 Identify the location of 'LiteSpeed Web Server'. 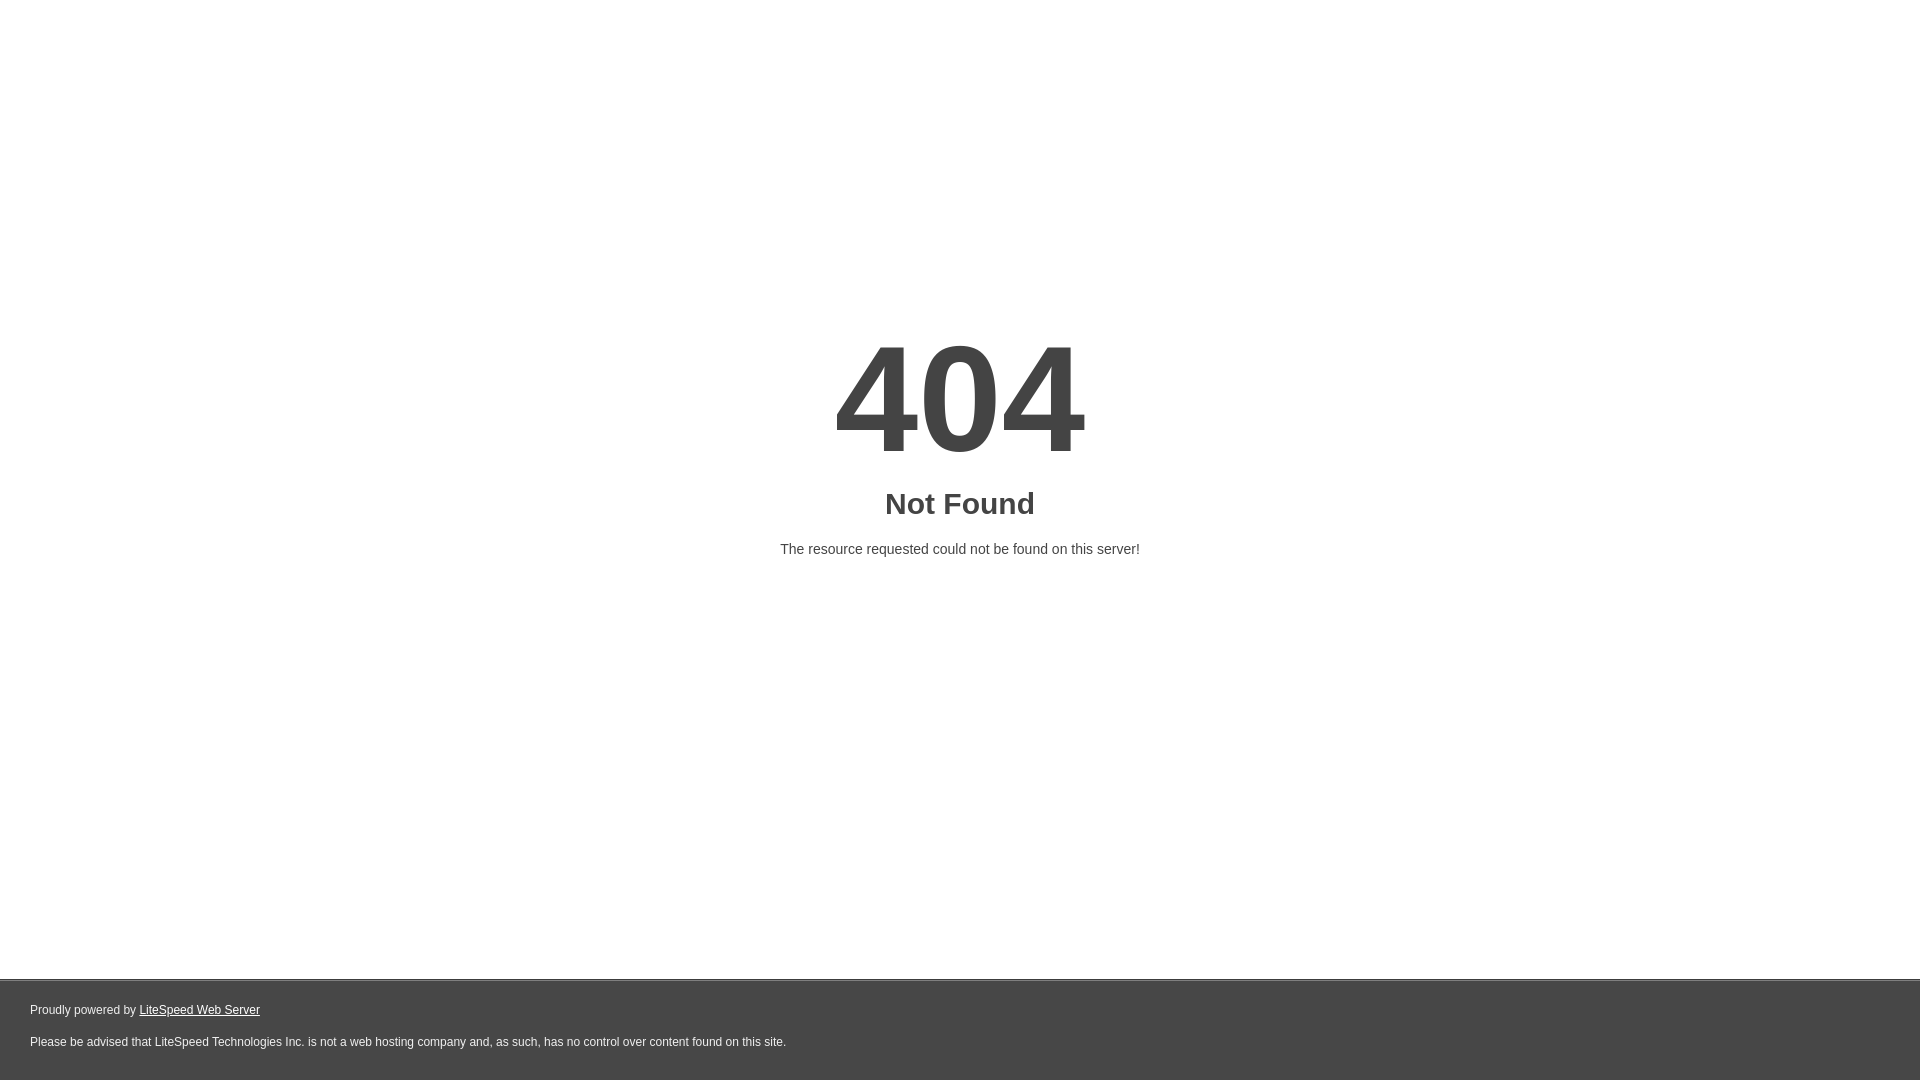
(199, 1010).